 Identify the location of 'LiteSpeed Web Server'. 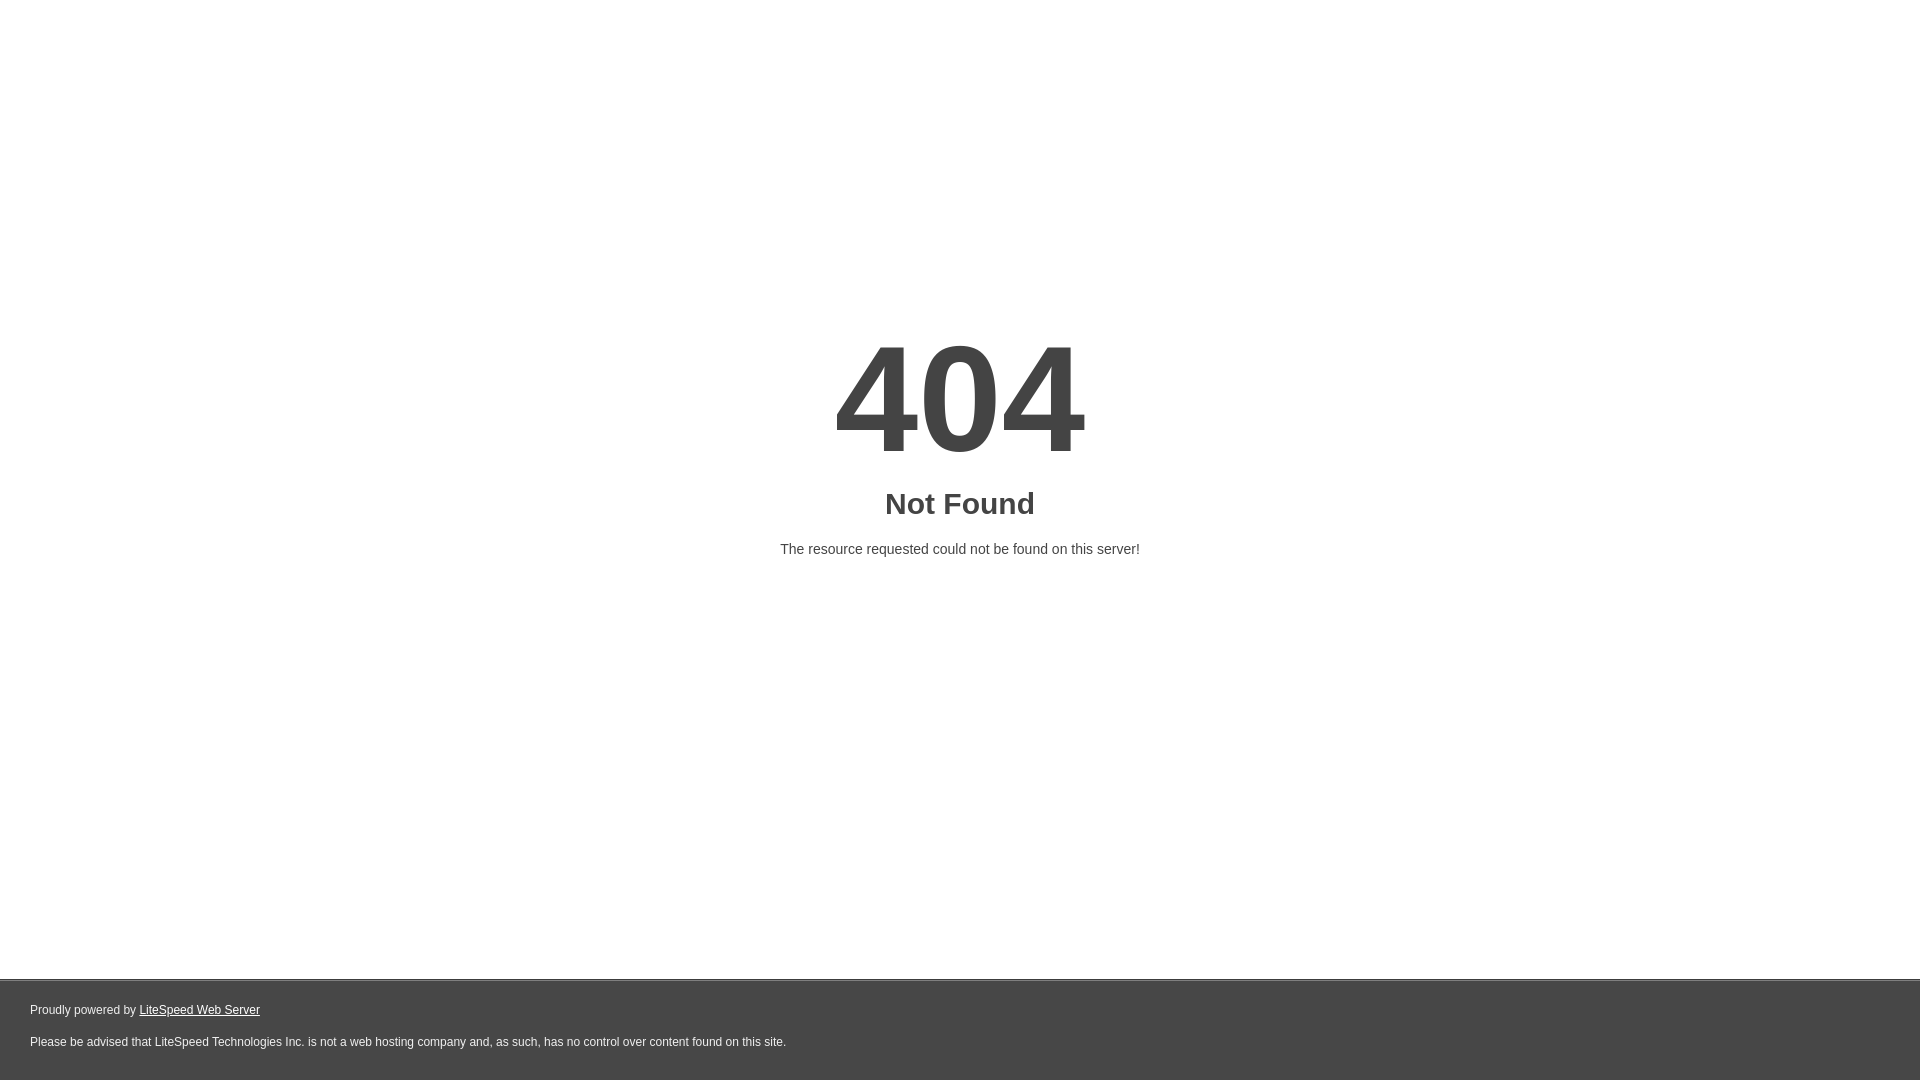
(199, 1010).